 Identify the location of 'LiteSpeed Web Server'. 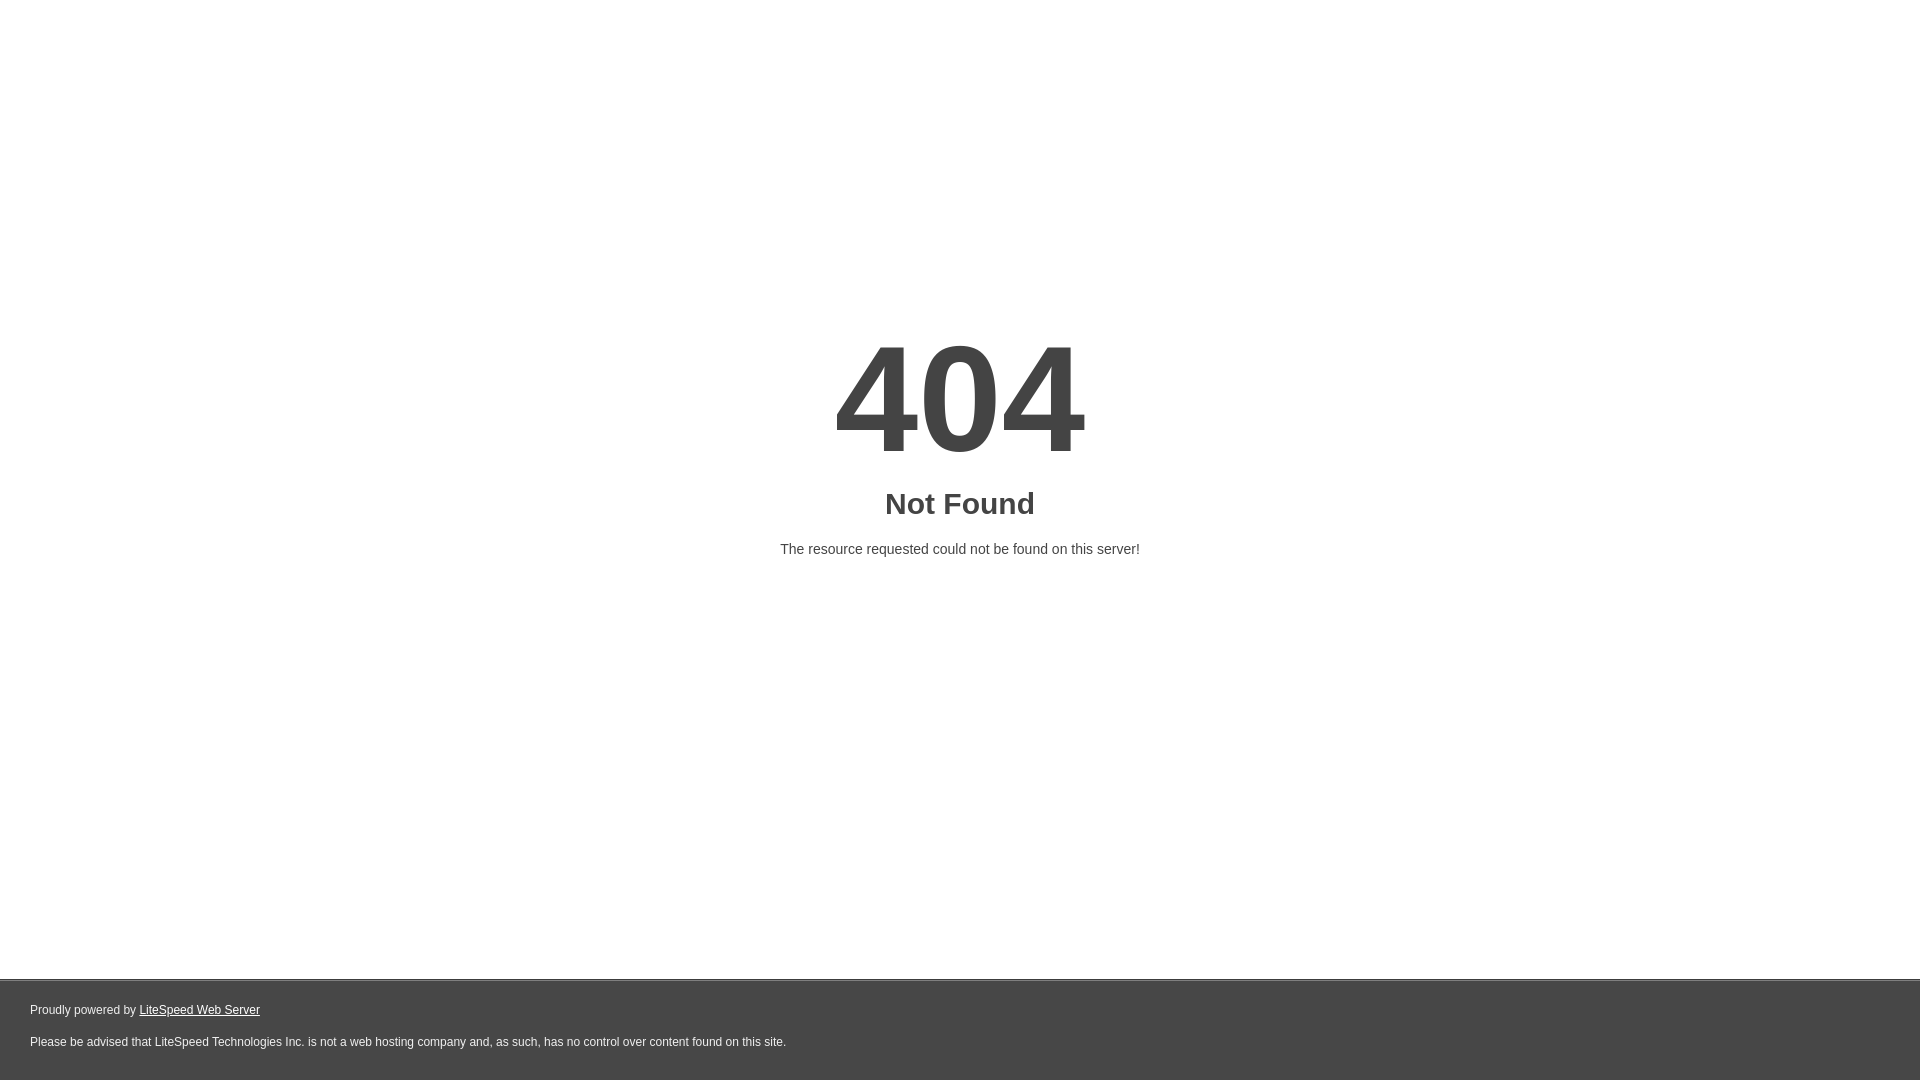
(199, 1010).